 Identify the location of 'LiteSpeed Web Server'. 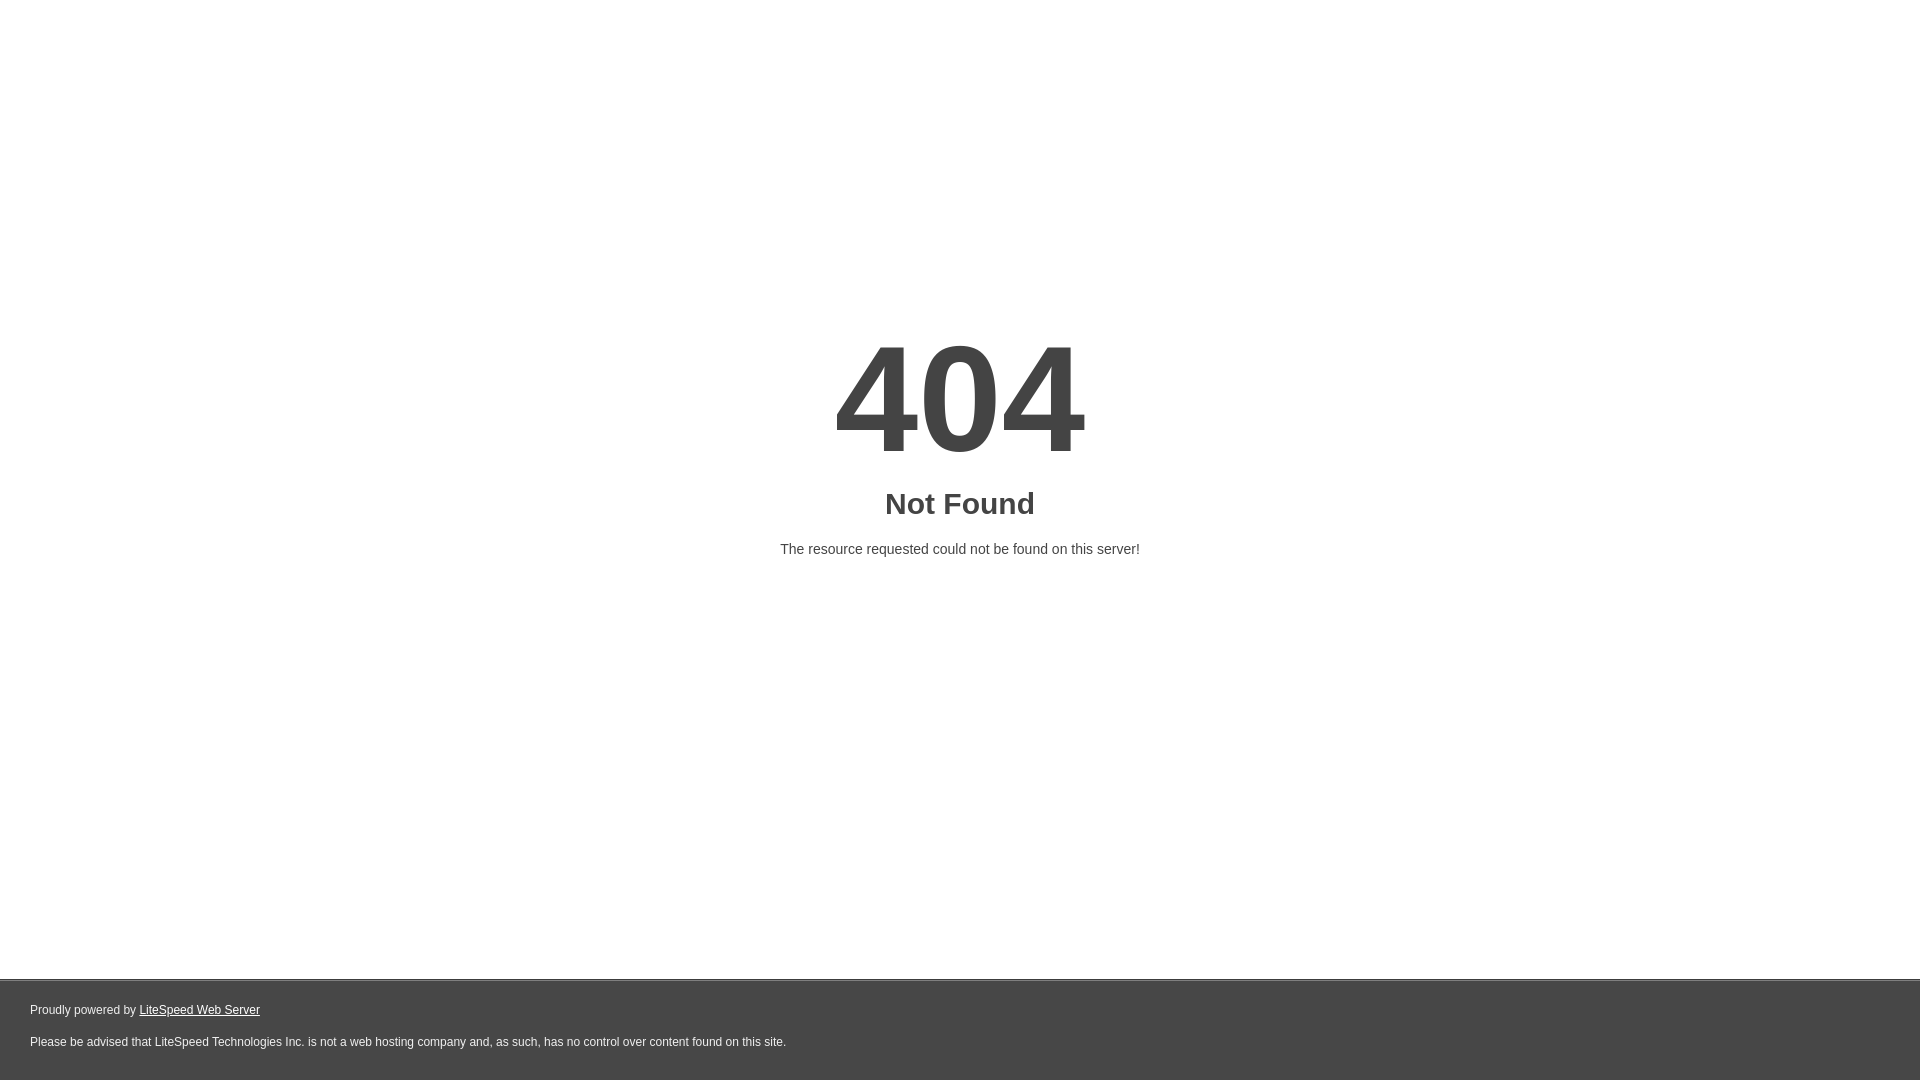
(199, 1010).